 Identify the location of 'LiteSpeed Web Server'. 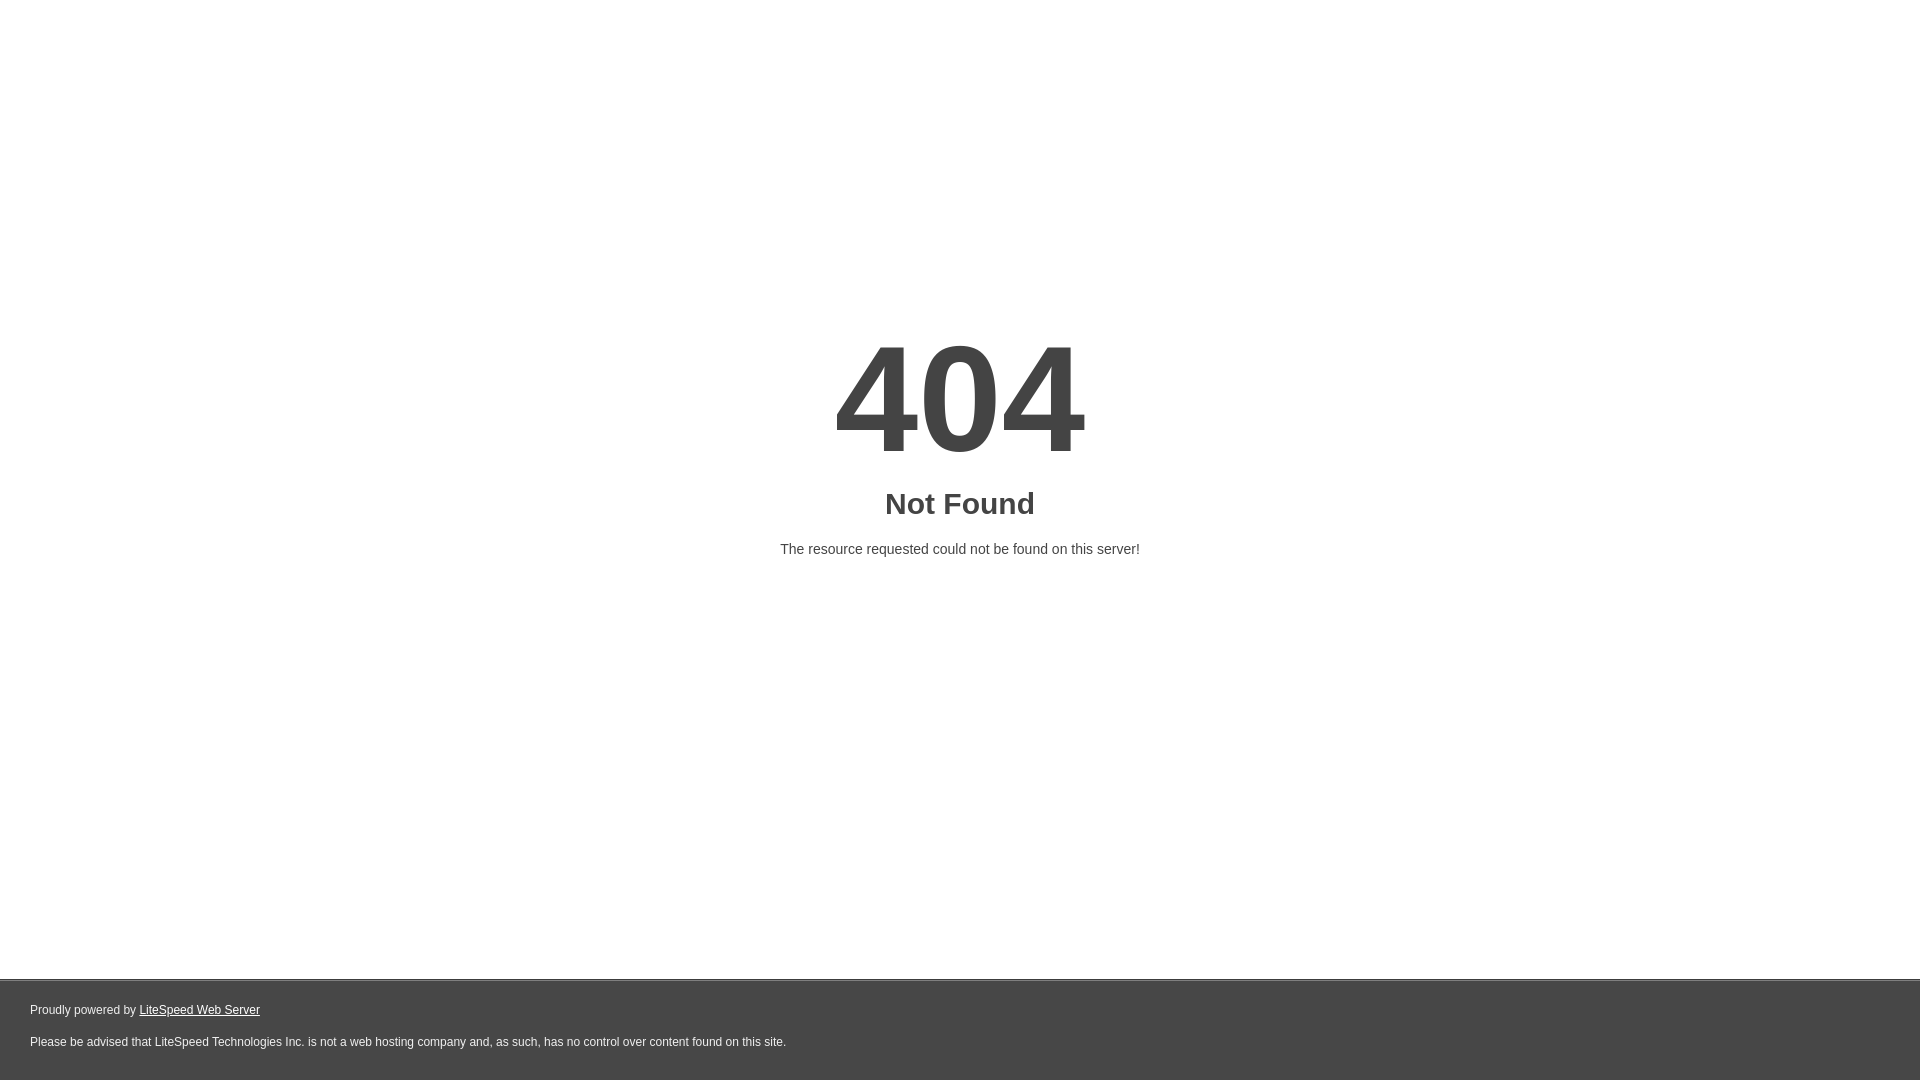
(199, 1010).